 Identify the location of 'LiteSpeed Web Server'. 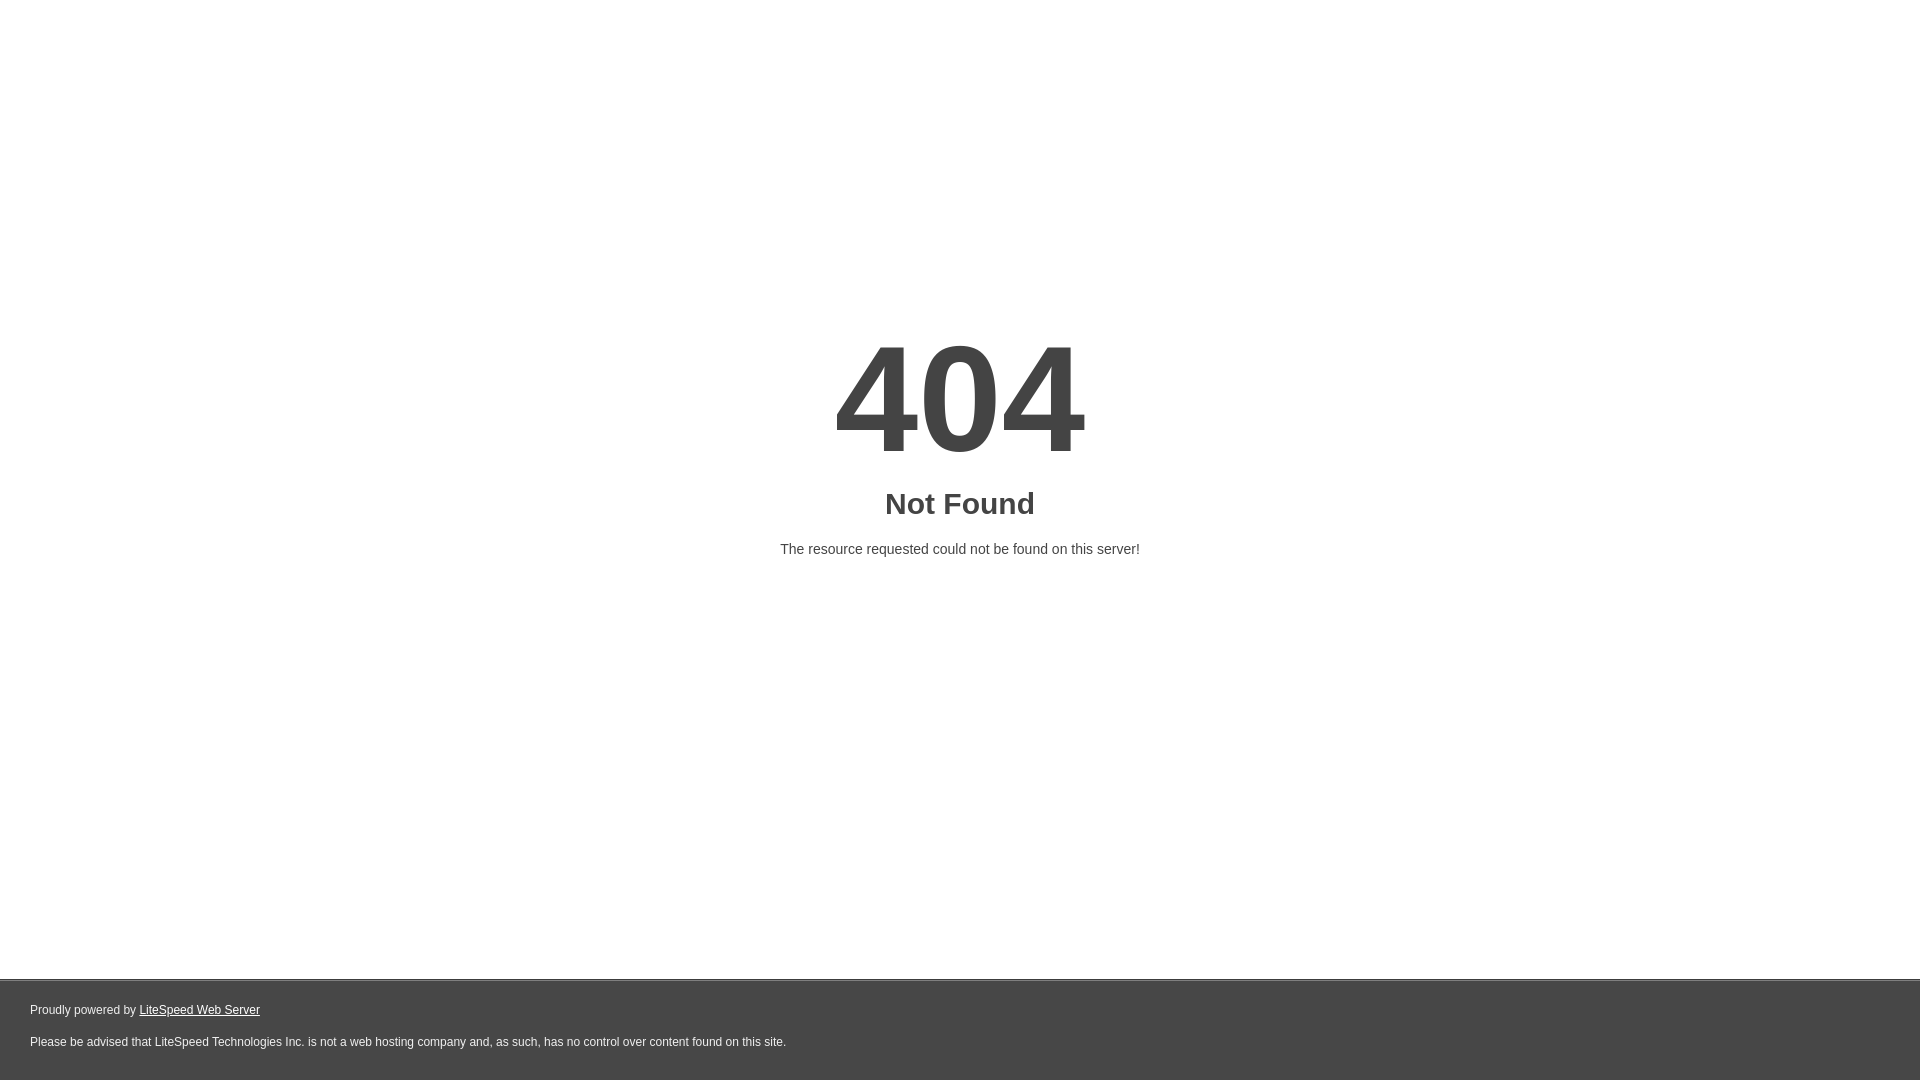
(199, 1010).